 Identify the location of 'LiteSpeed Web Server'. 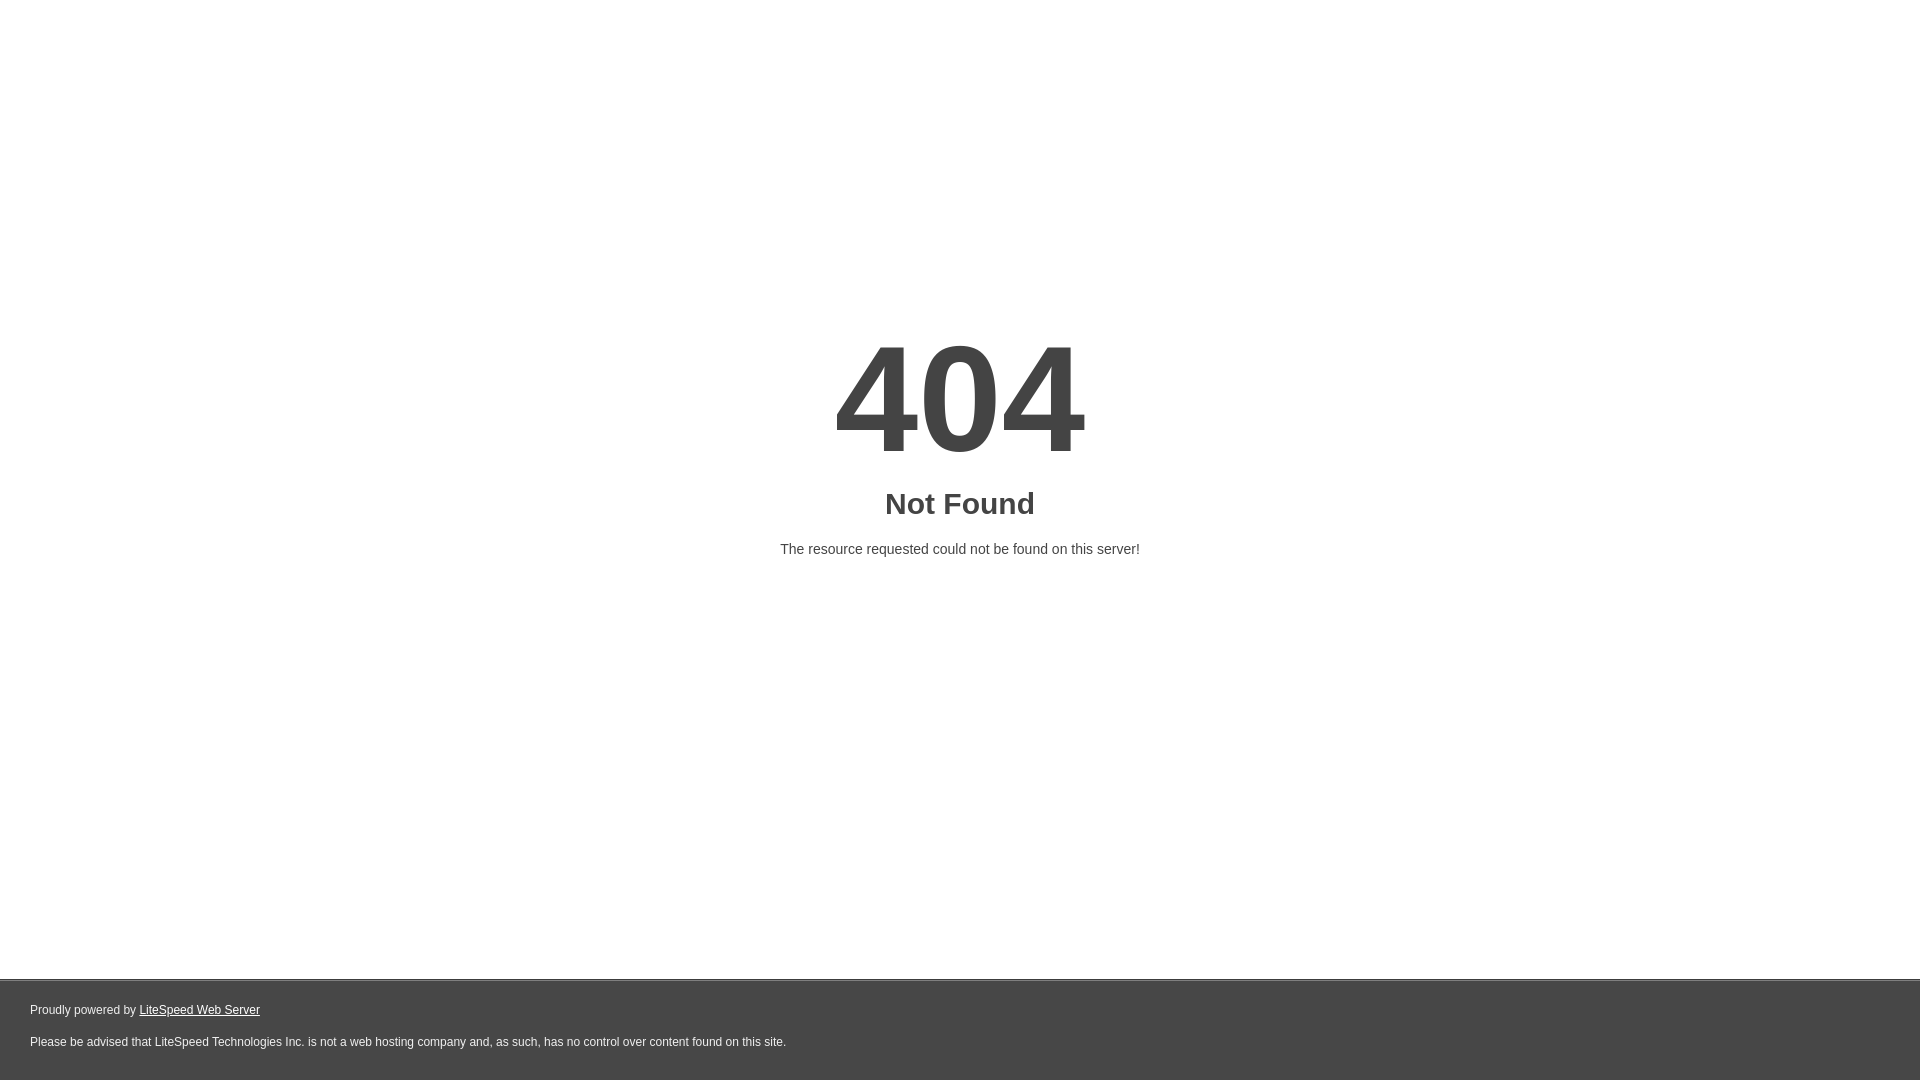
(199, 1010).